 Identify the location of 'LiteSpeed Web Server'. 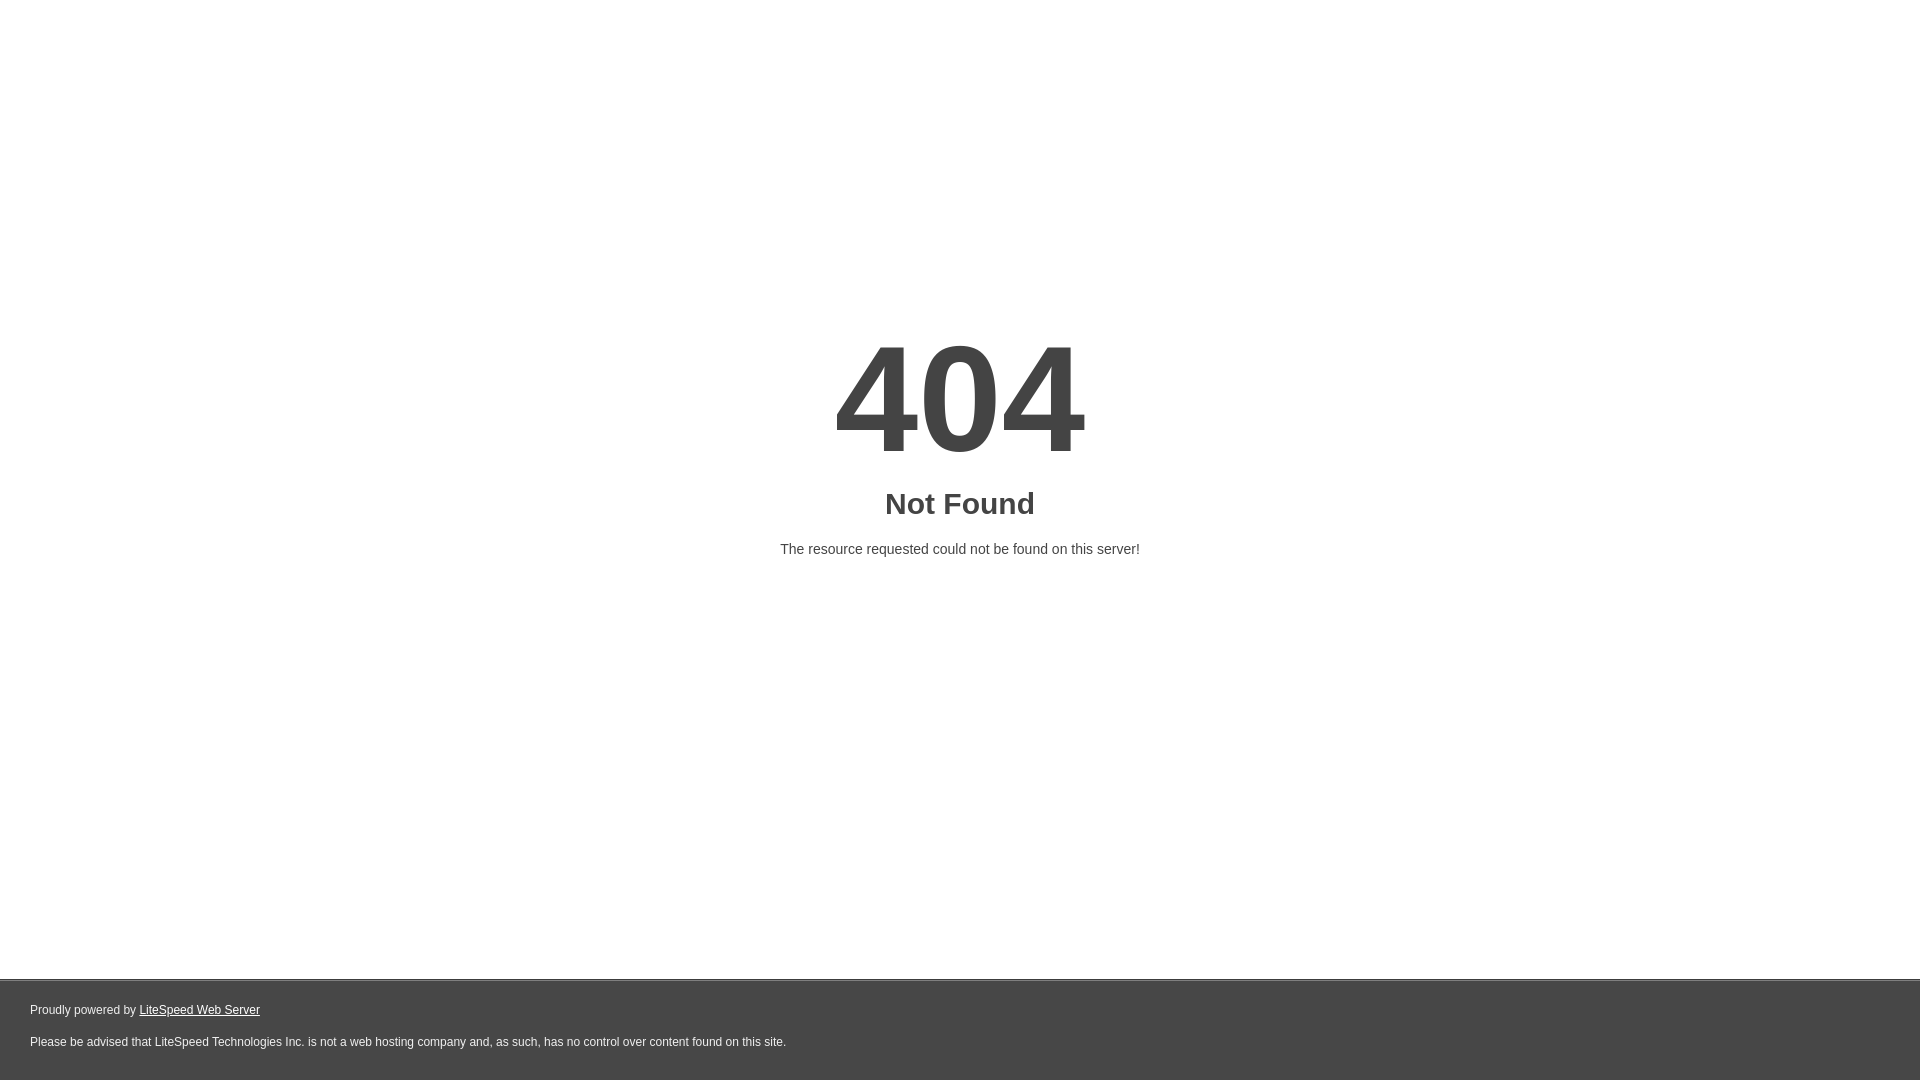
(199, 1010).